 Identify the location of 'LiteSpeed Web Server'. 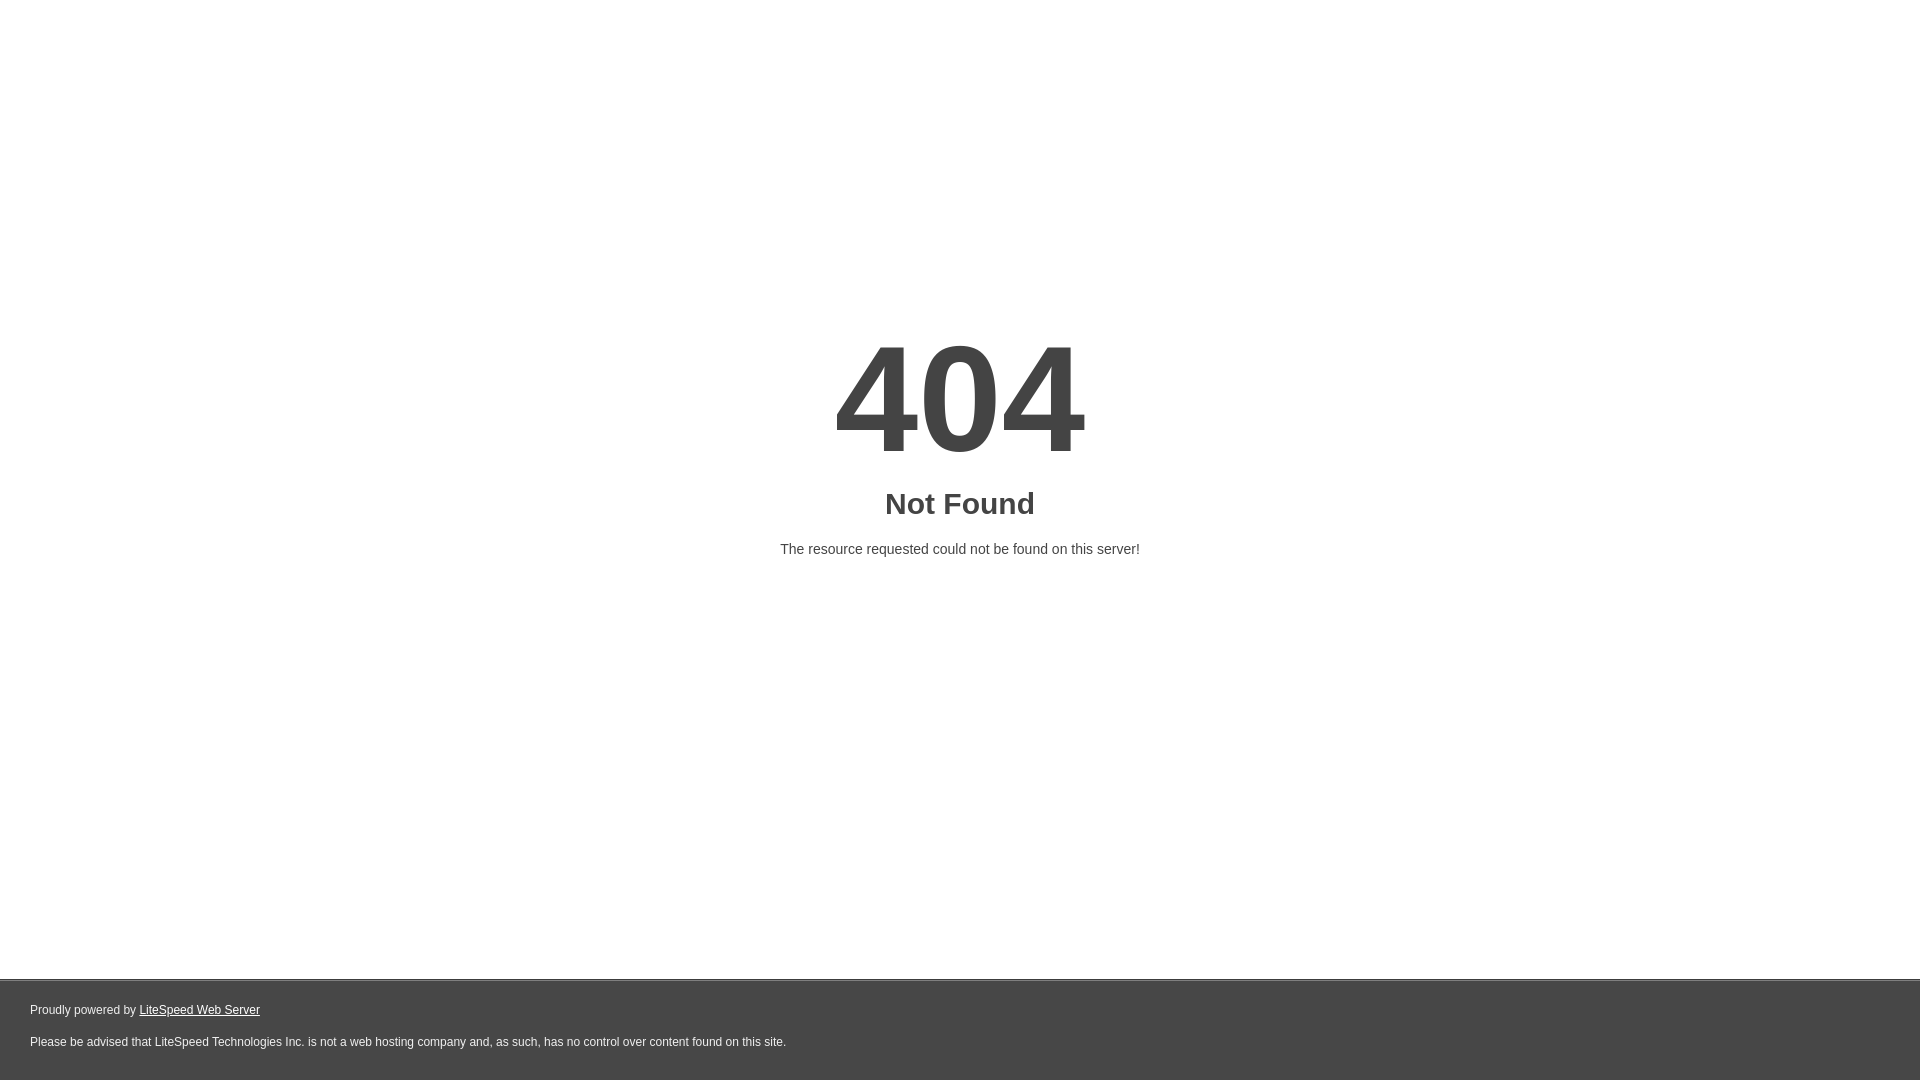
(199, 1010).